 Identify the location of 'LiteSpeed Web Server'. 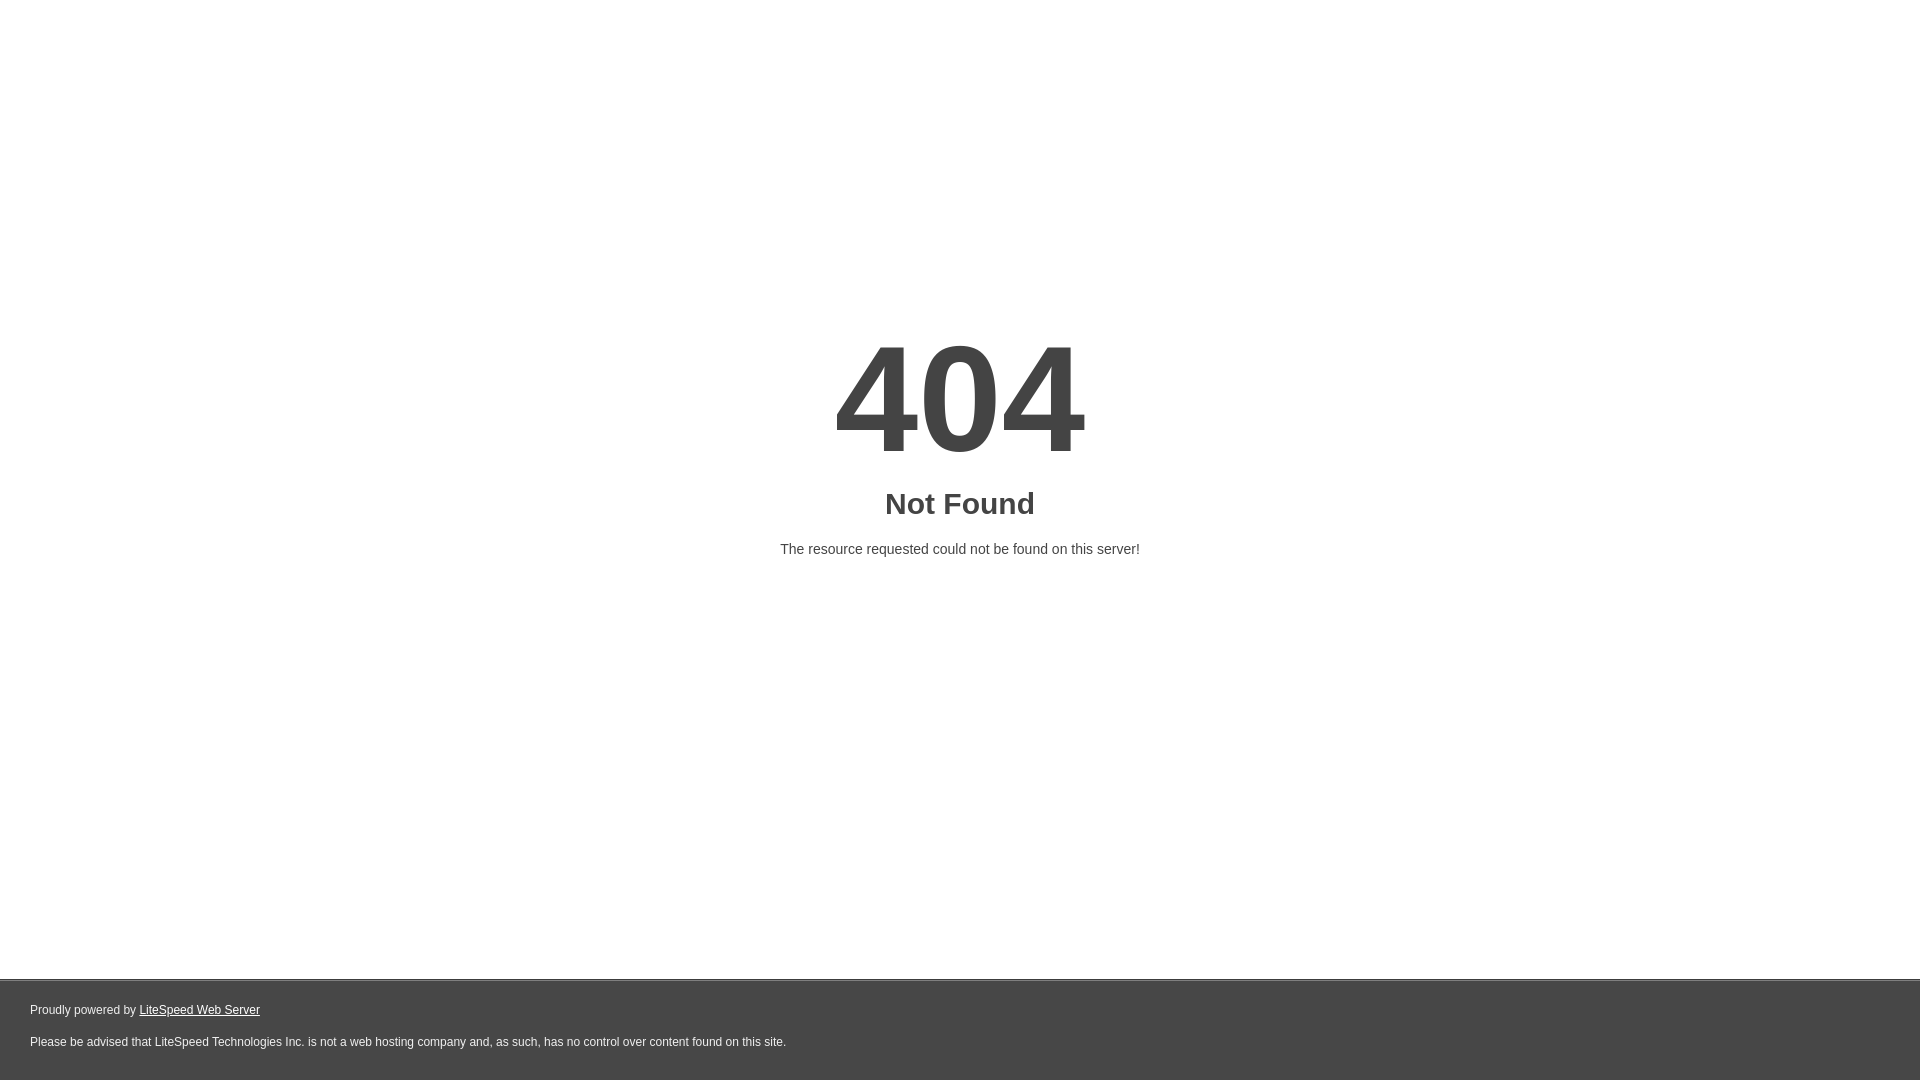
(199, 1010).